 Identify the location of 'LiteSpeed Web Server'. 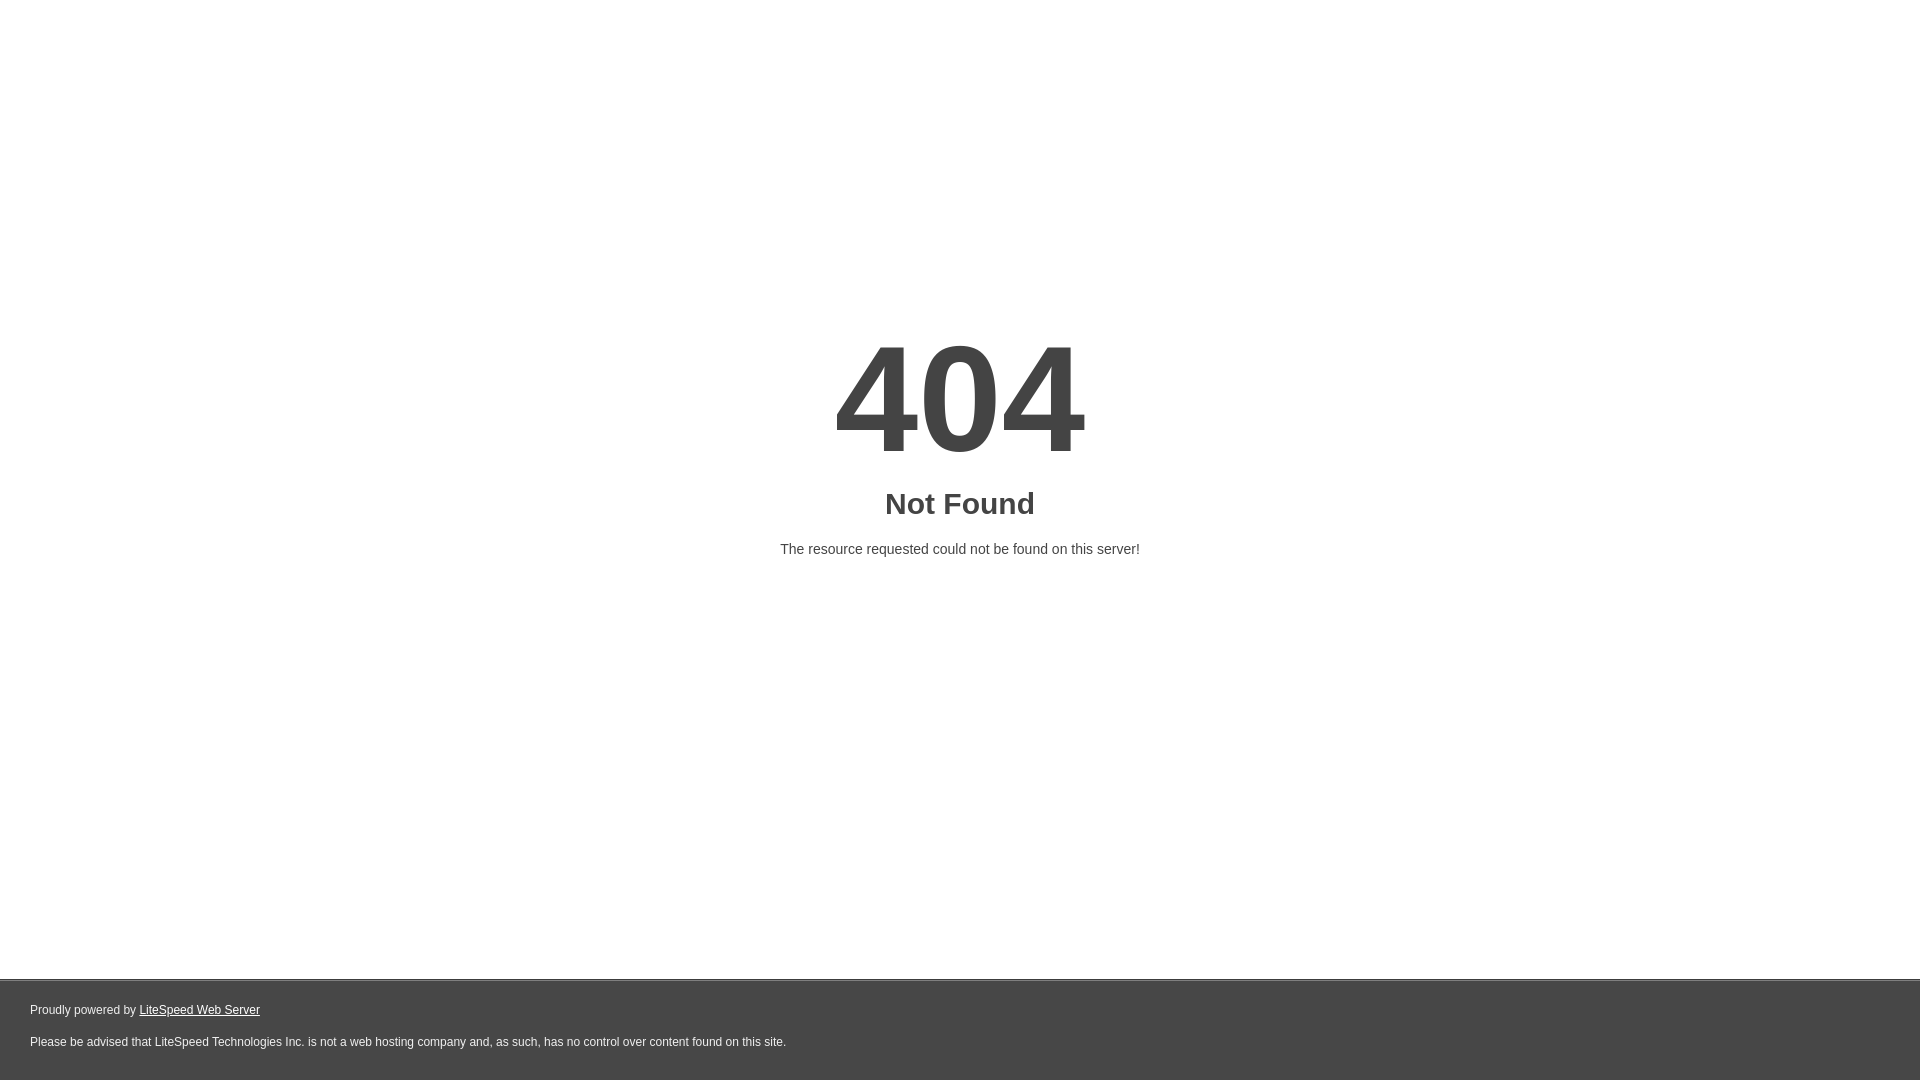
(199, 1010).